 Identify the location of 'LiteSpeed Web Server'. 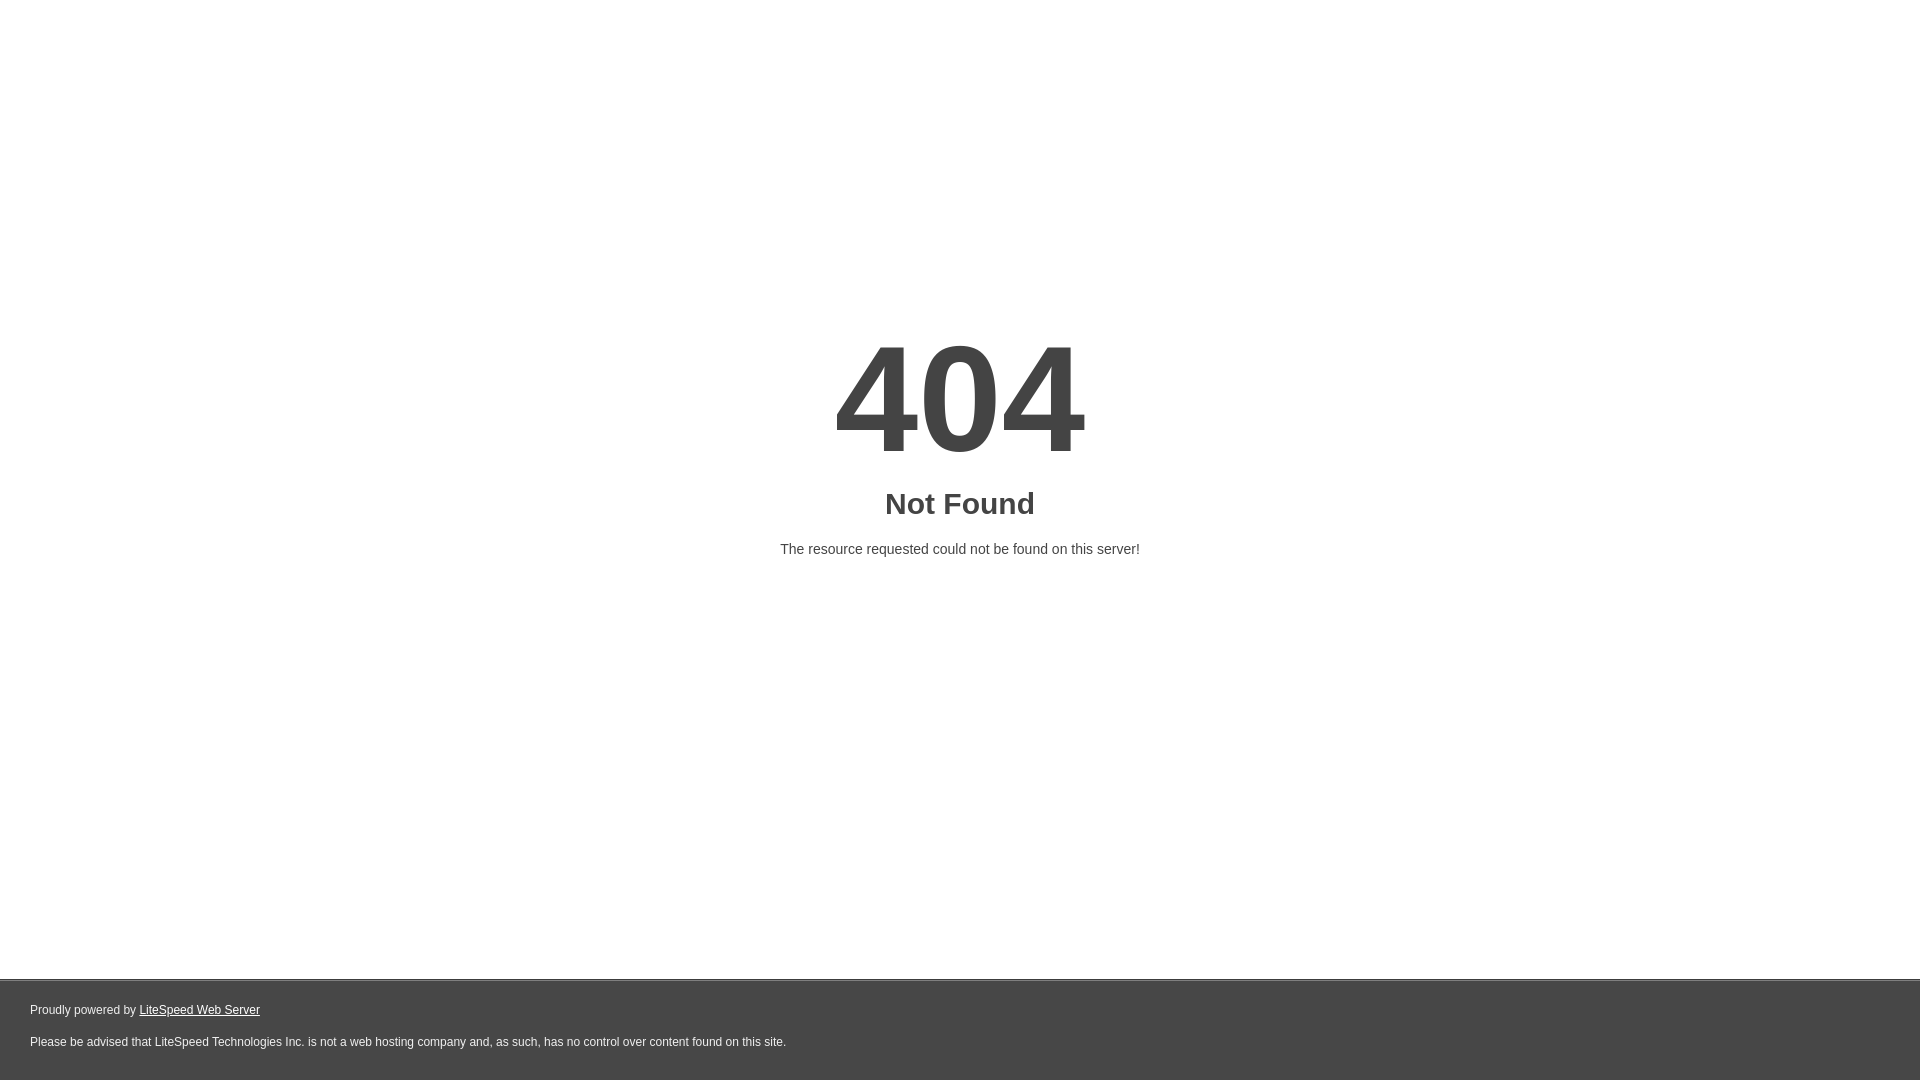
(199, 1010).